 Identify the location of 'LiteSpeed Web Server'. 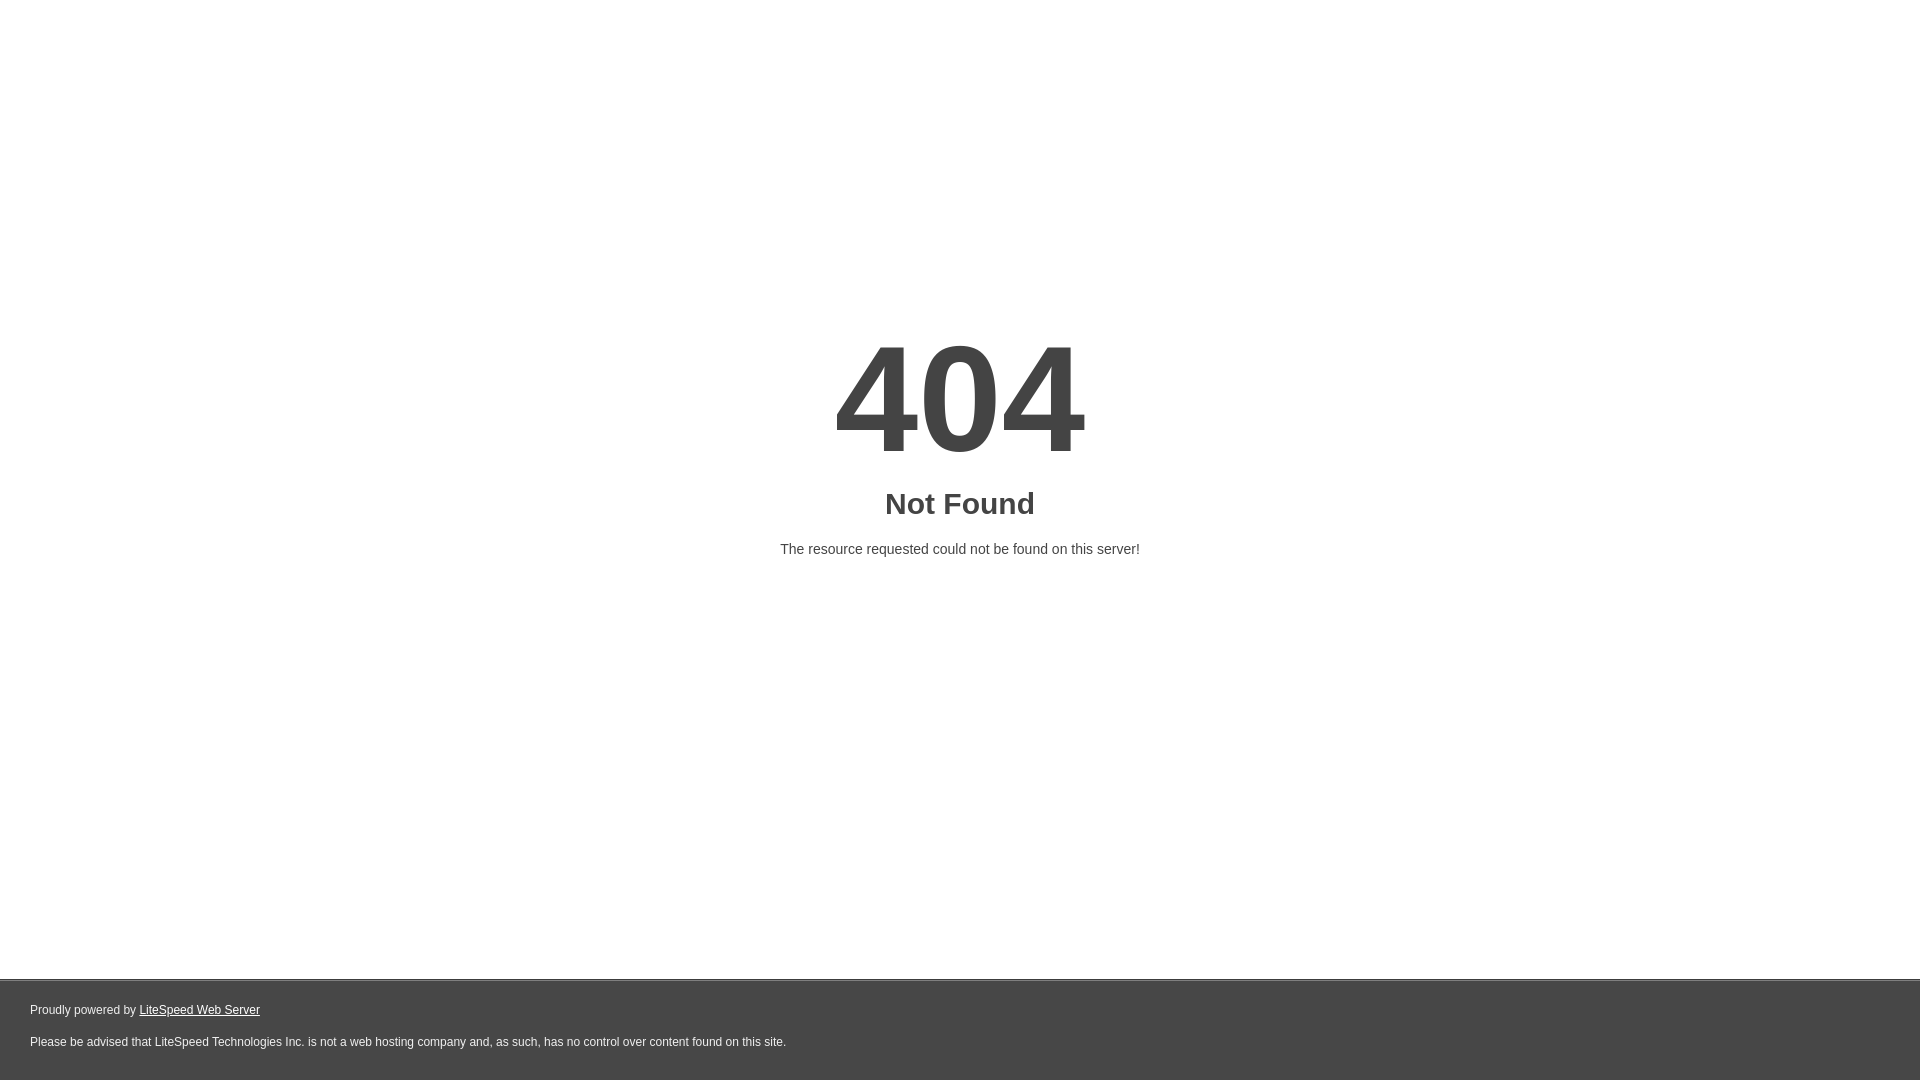
(199, 1010).